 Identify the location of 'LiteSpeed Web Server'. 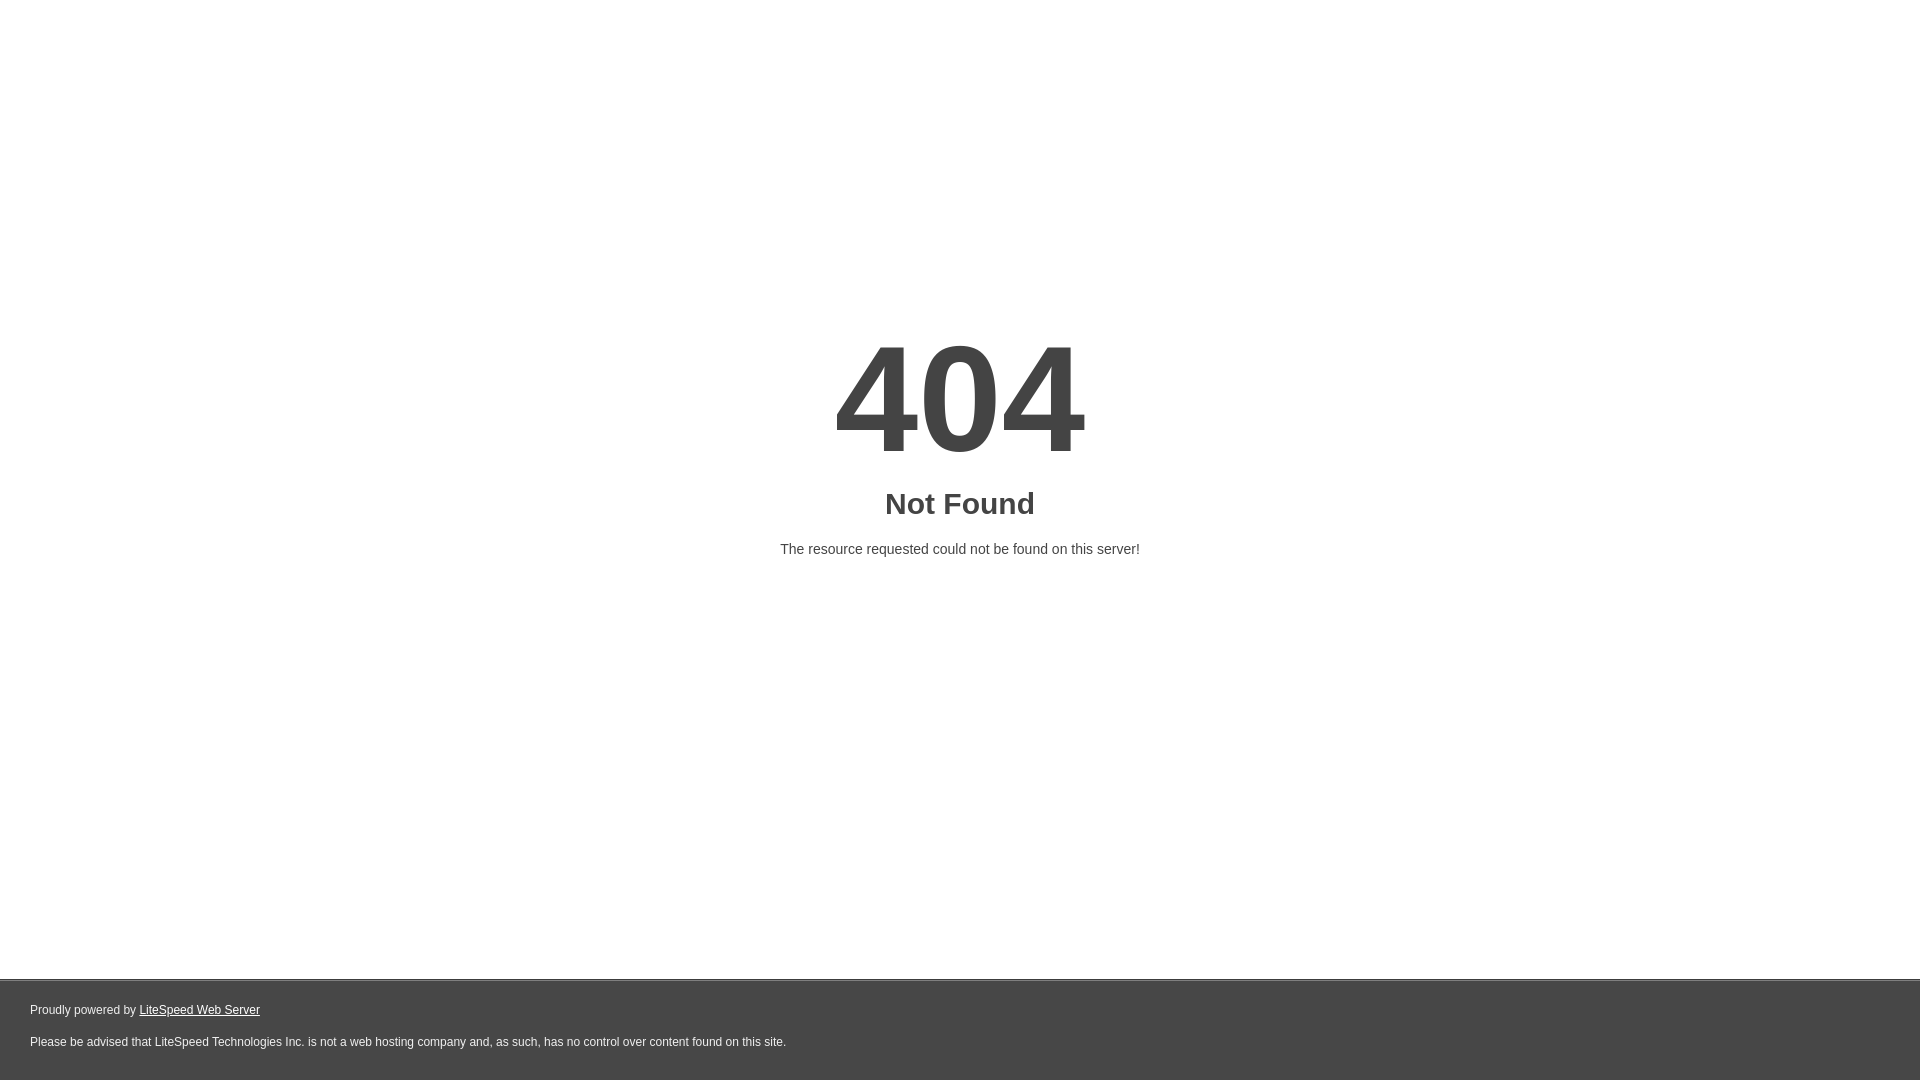
(199, 1010).